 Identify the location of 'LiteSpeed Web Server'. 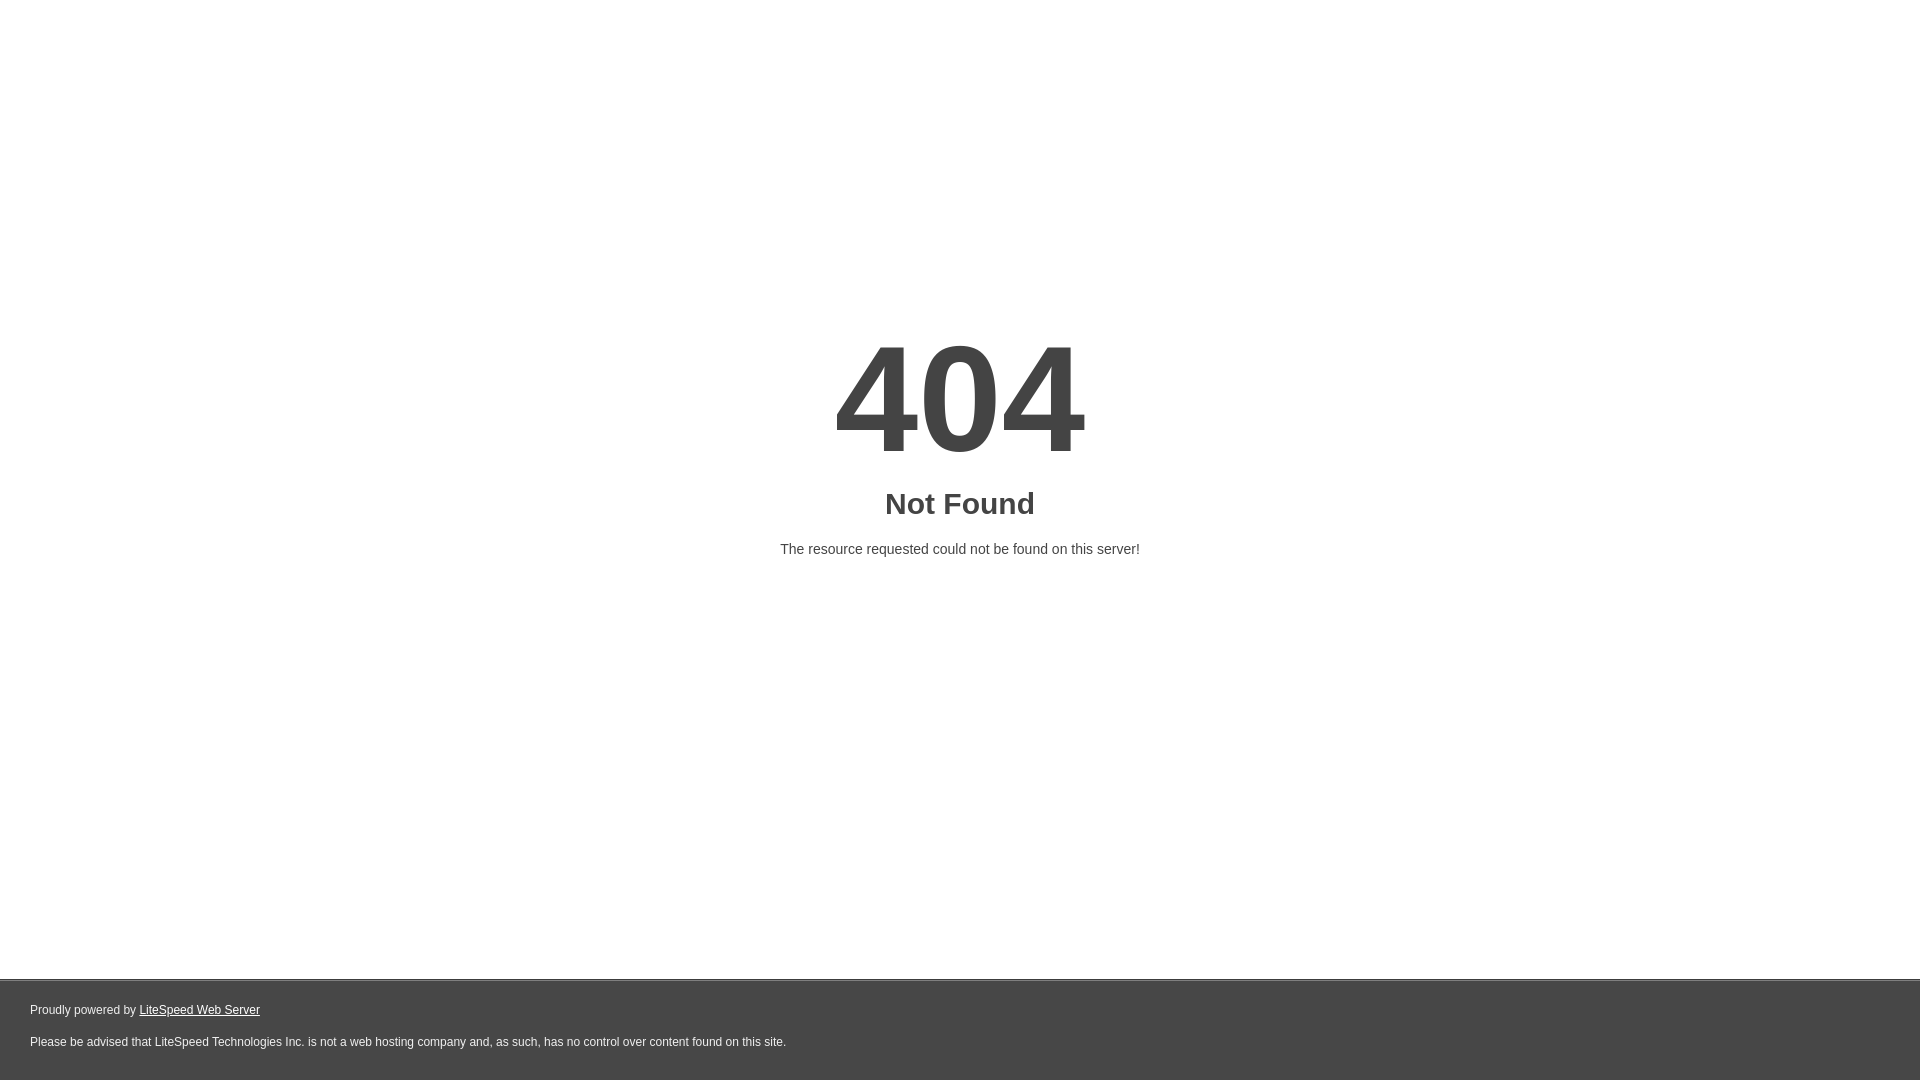
(199, 1010).